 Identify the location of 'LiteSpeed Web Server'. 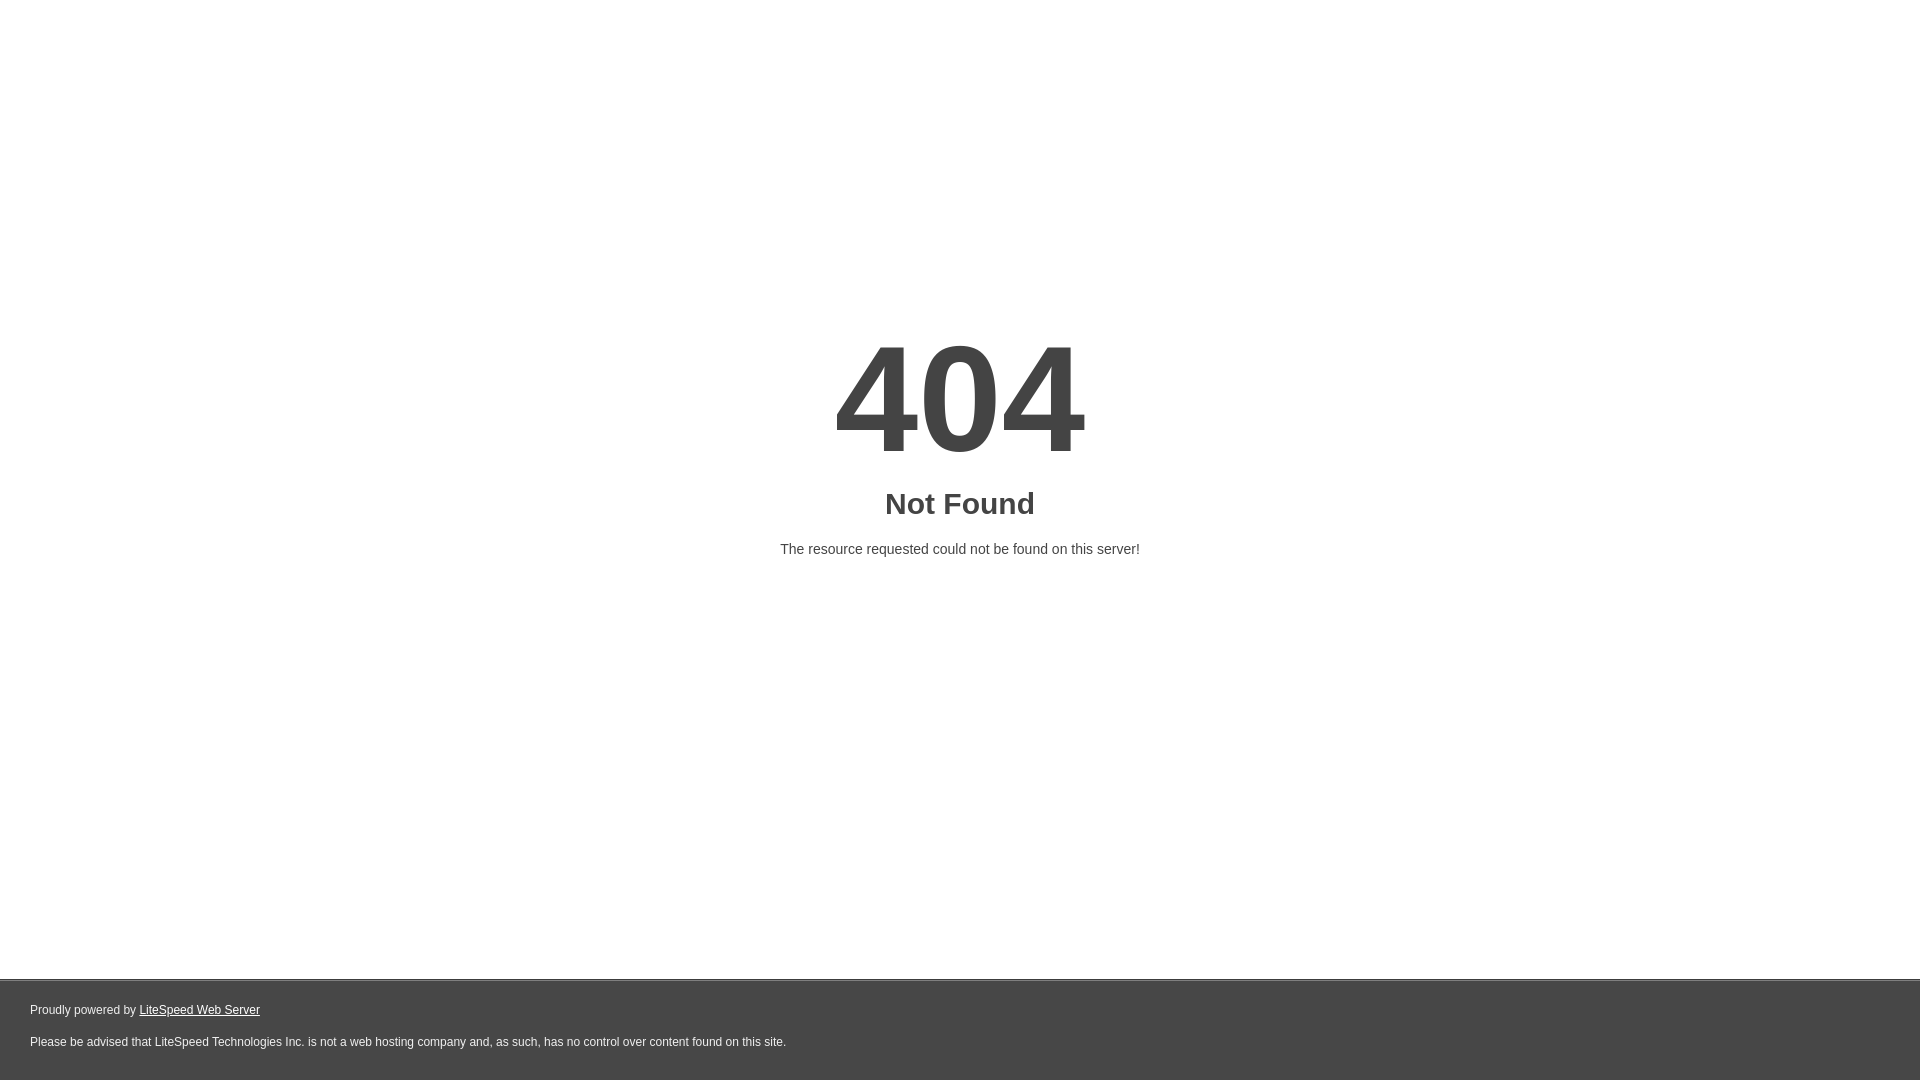
(199, 1010).